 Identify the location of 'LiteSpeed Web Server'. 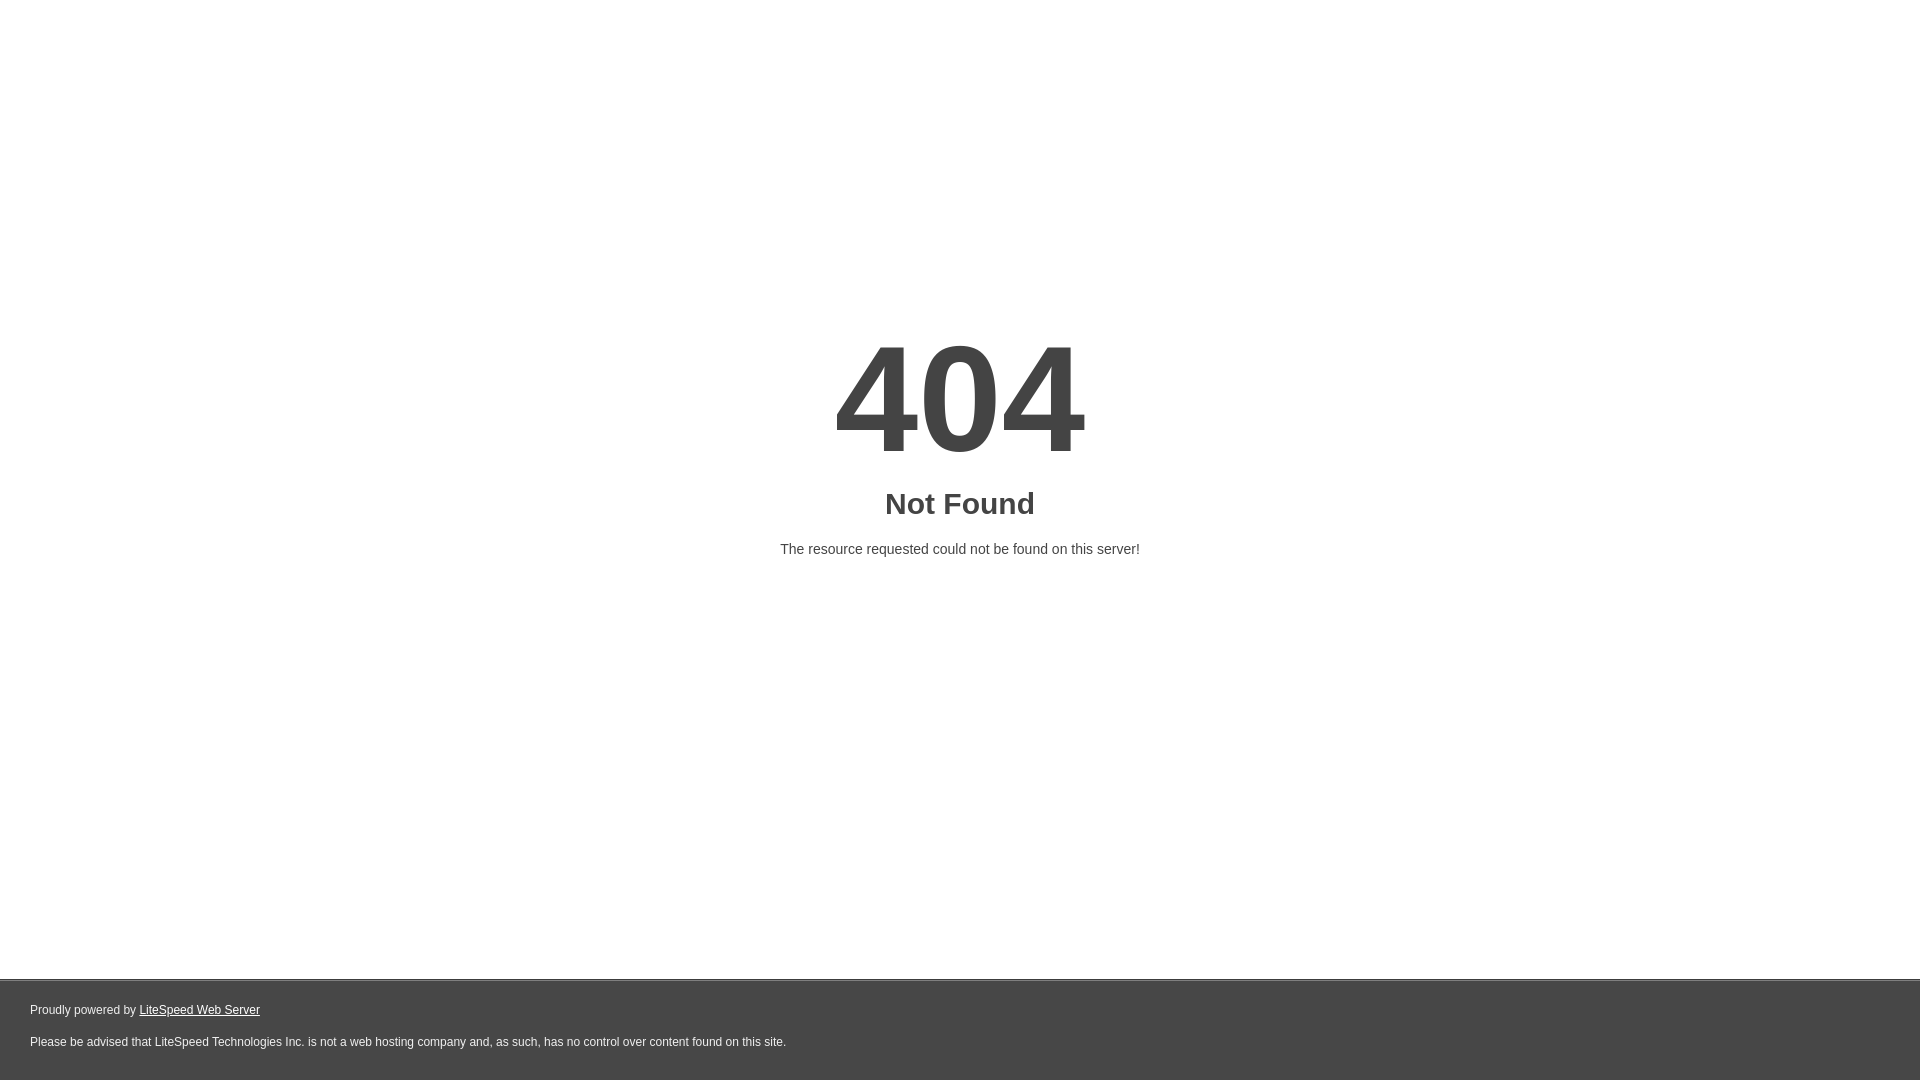
(199, 1010).